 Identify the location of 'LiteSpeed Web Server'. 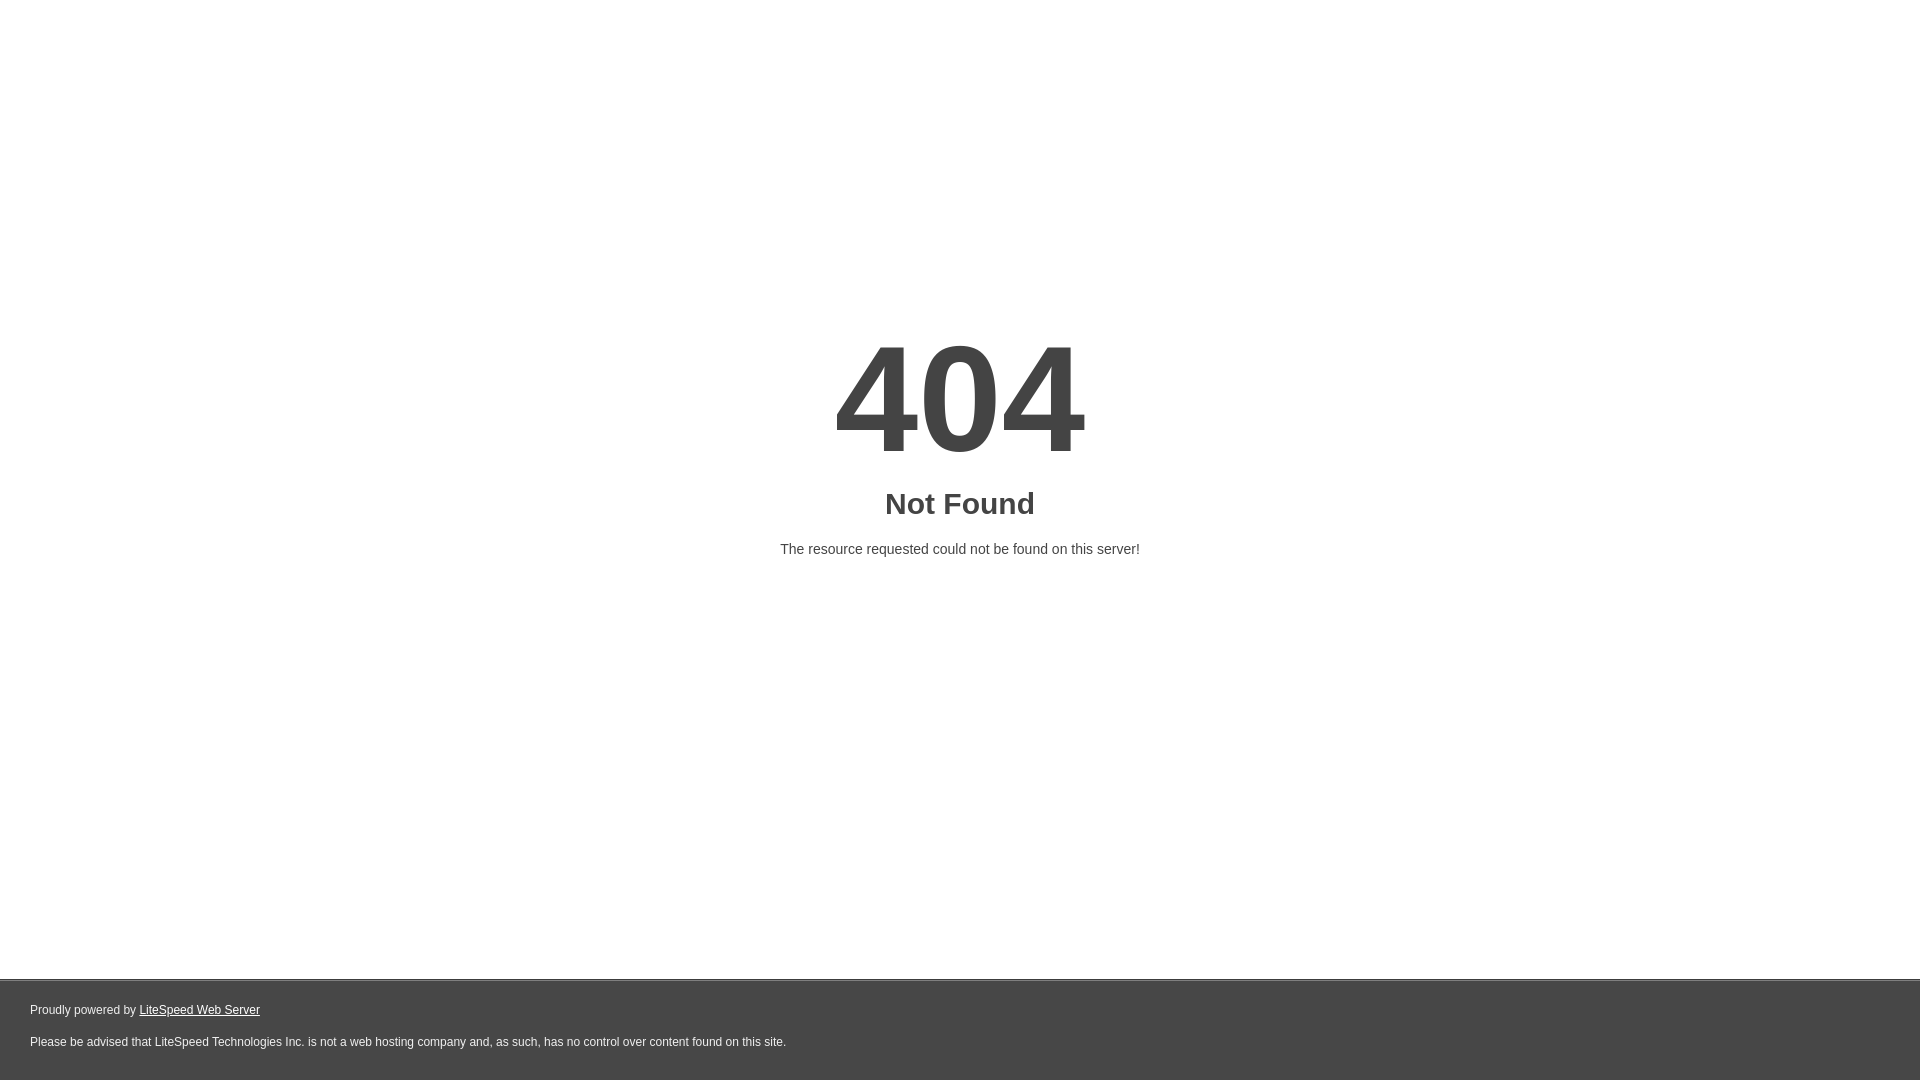
(199, 1010).